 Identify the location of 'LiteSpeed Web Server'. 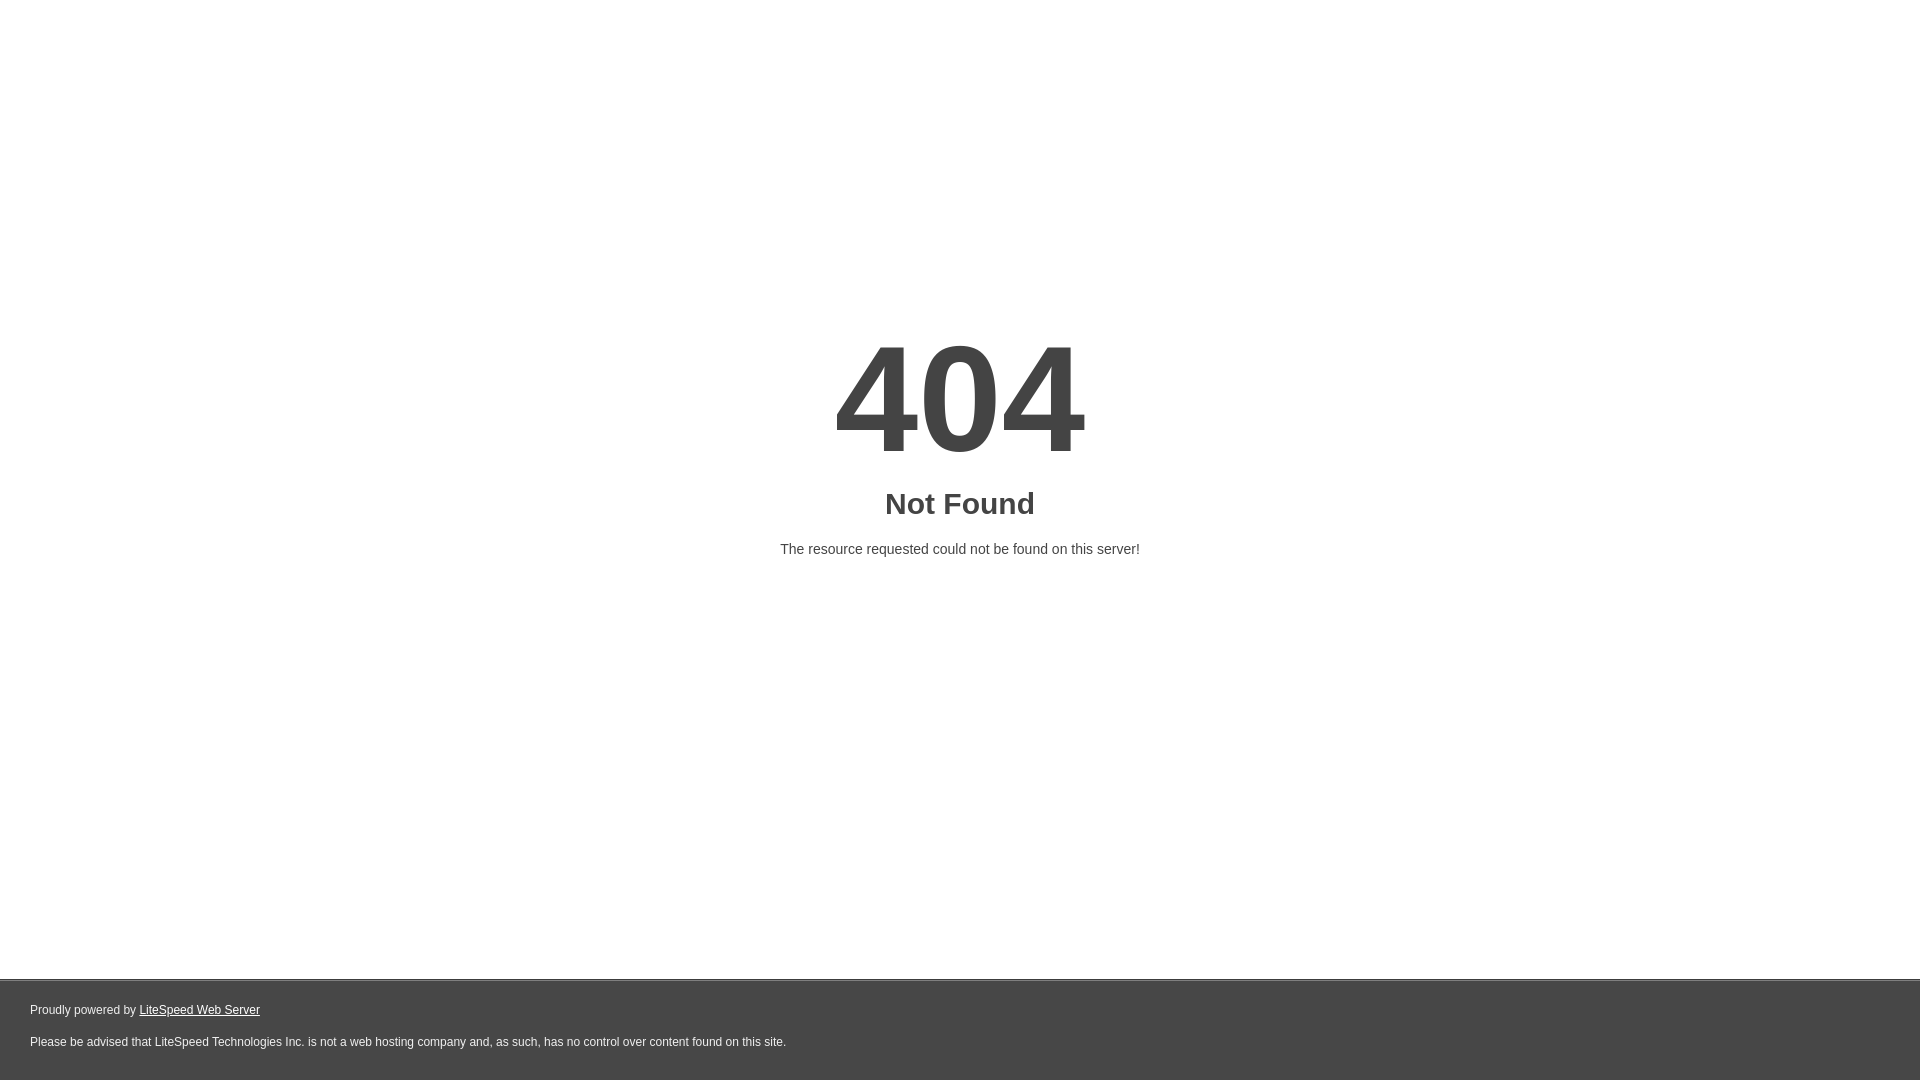
(199, 1010).